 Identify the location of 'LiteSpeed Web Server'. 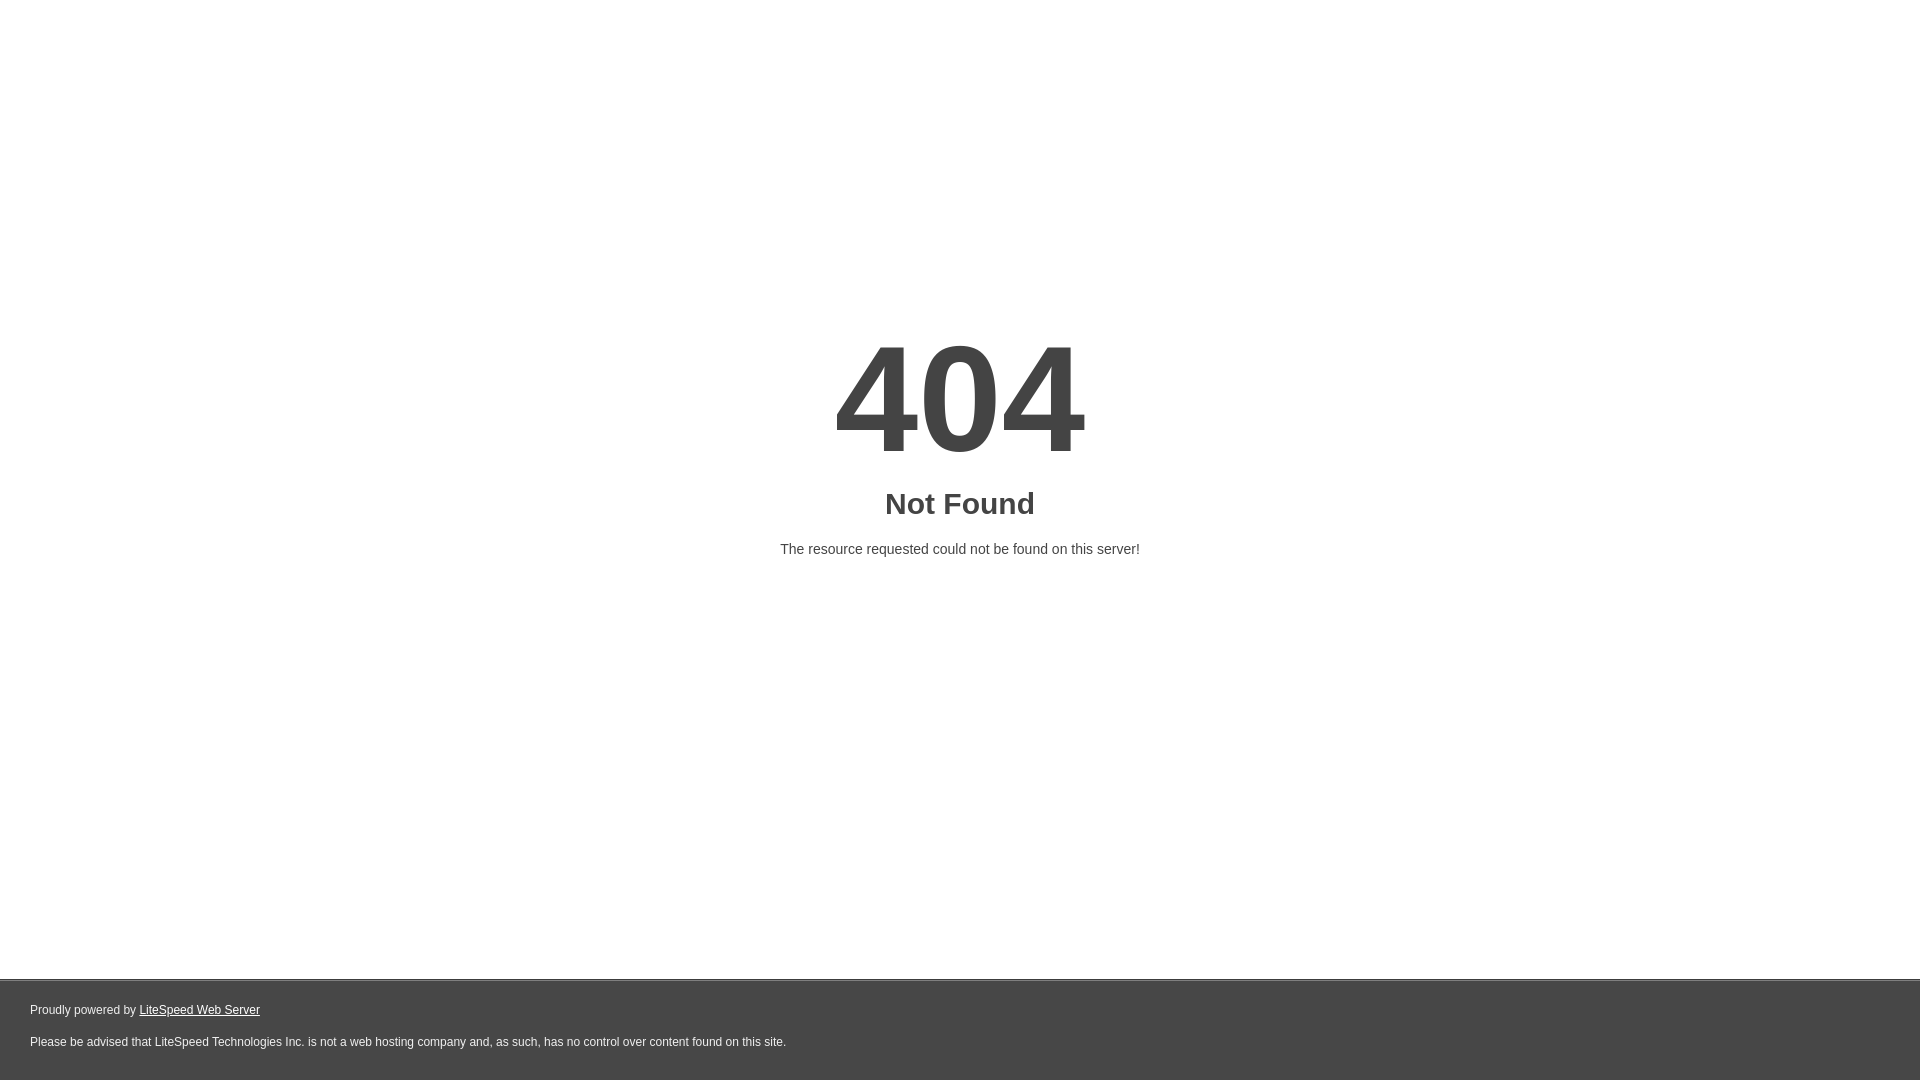
(199, 1010).